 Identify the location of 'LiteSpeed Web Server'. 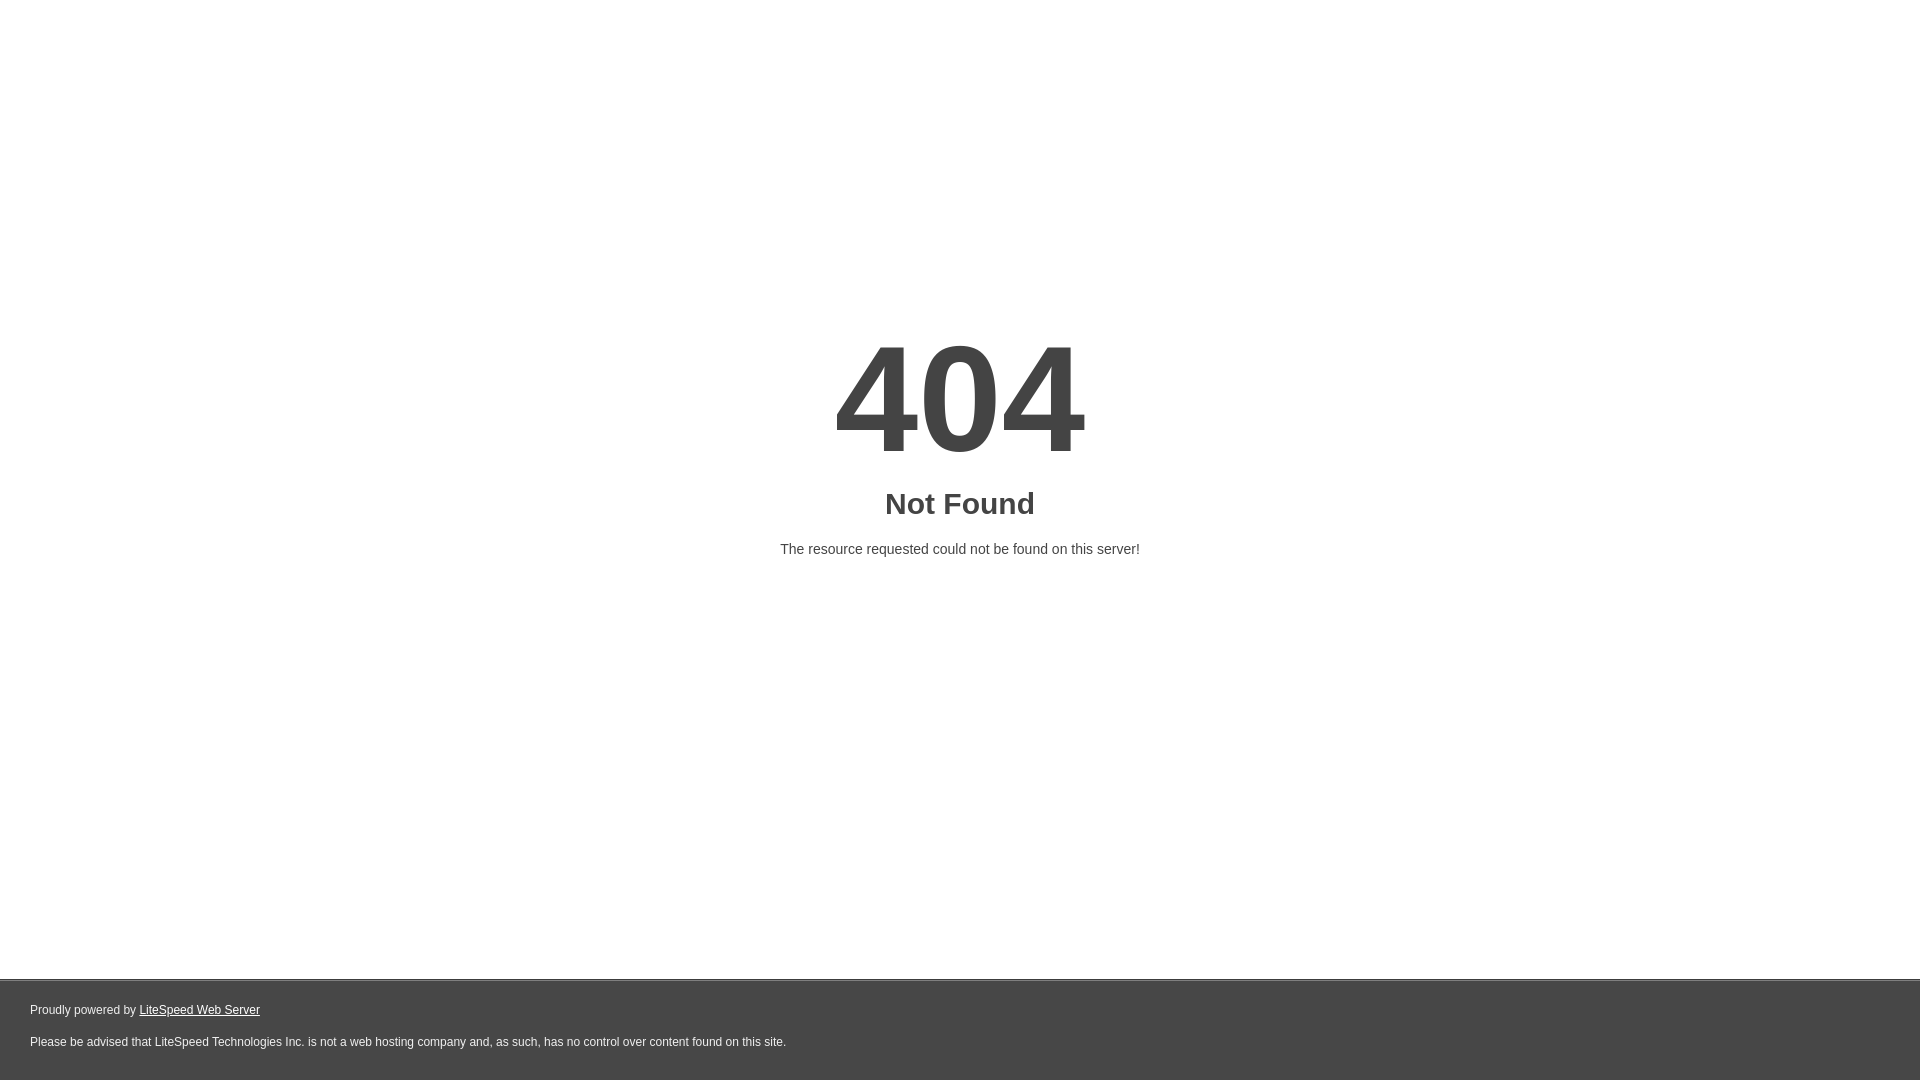
(199, 1010).